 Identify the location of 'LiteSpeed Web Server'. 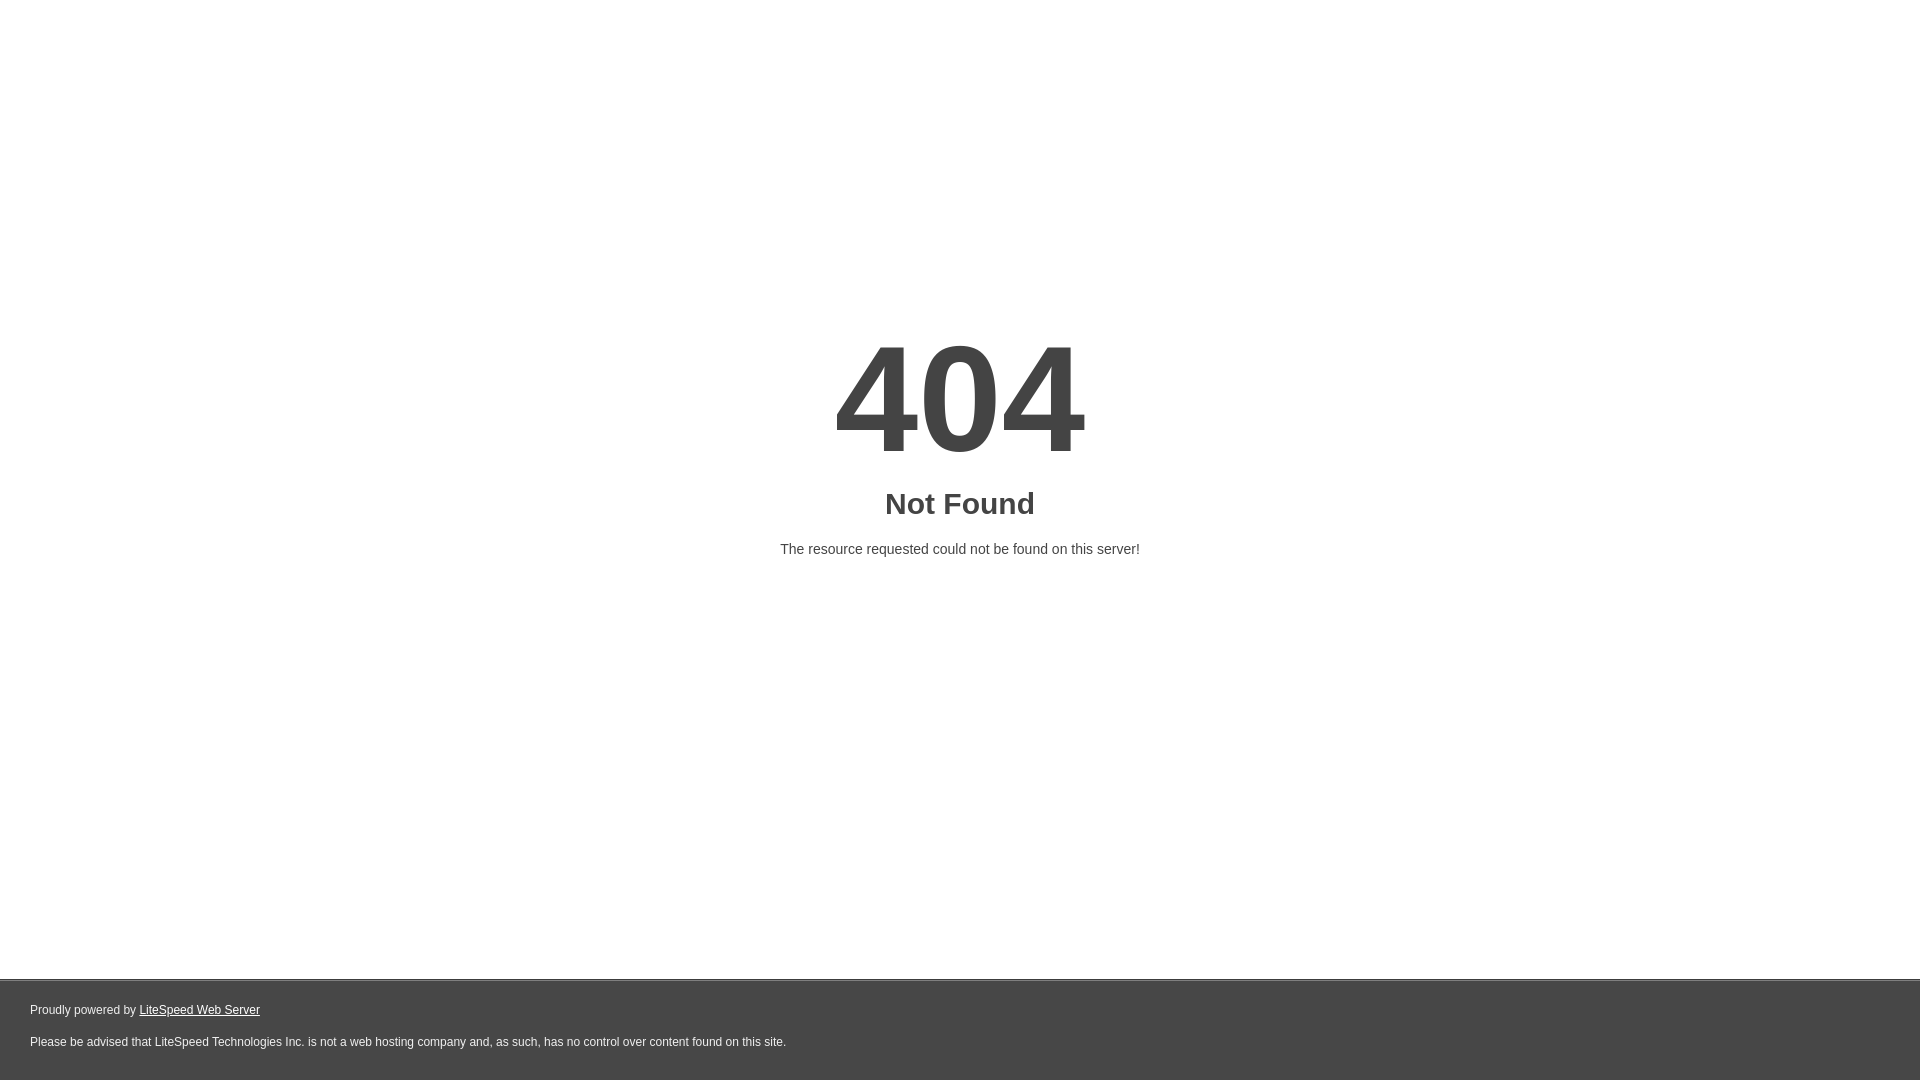
(199, 1010).